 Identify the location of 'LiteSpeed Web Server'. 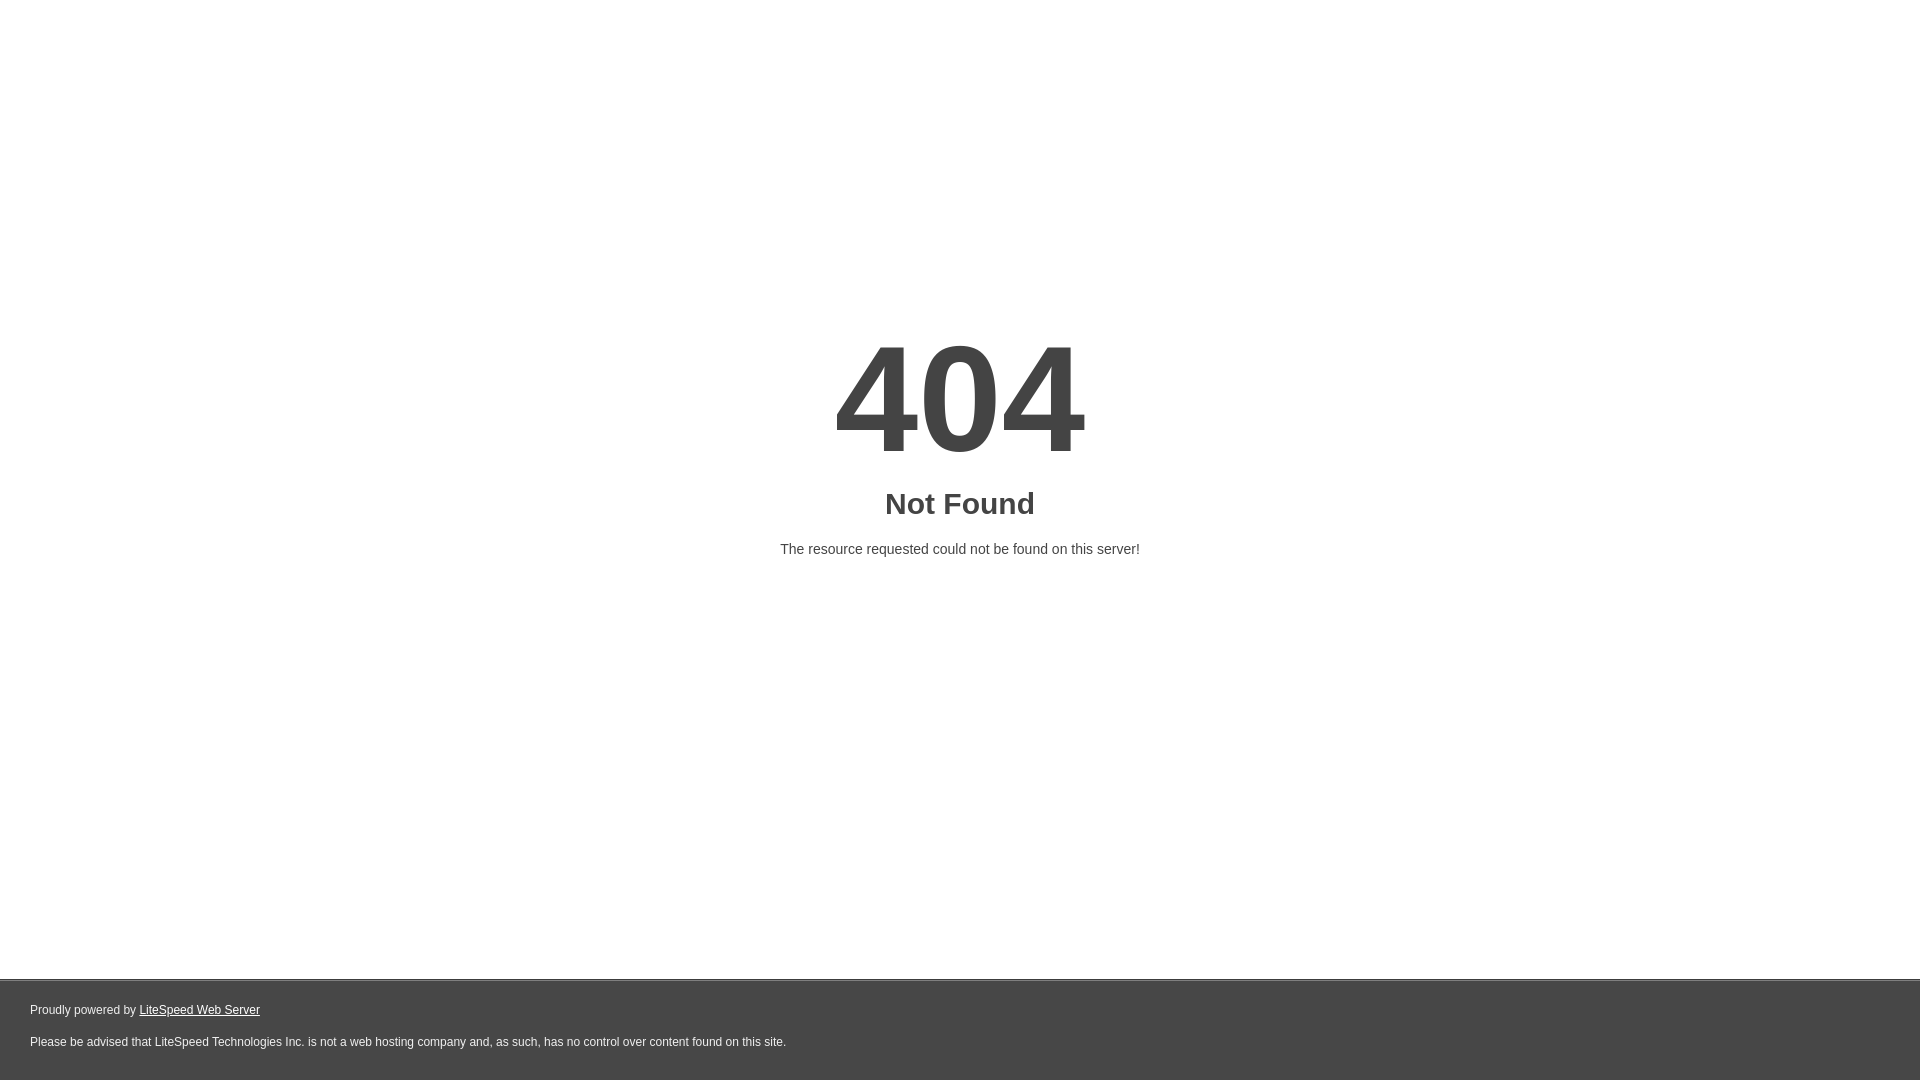
(199, 1010).